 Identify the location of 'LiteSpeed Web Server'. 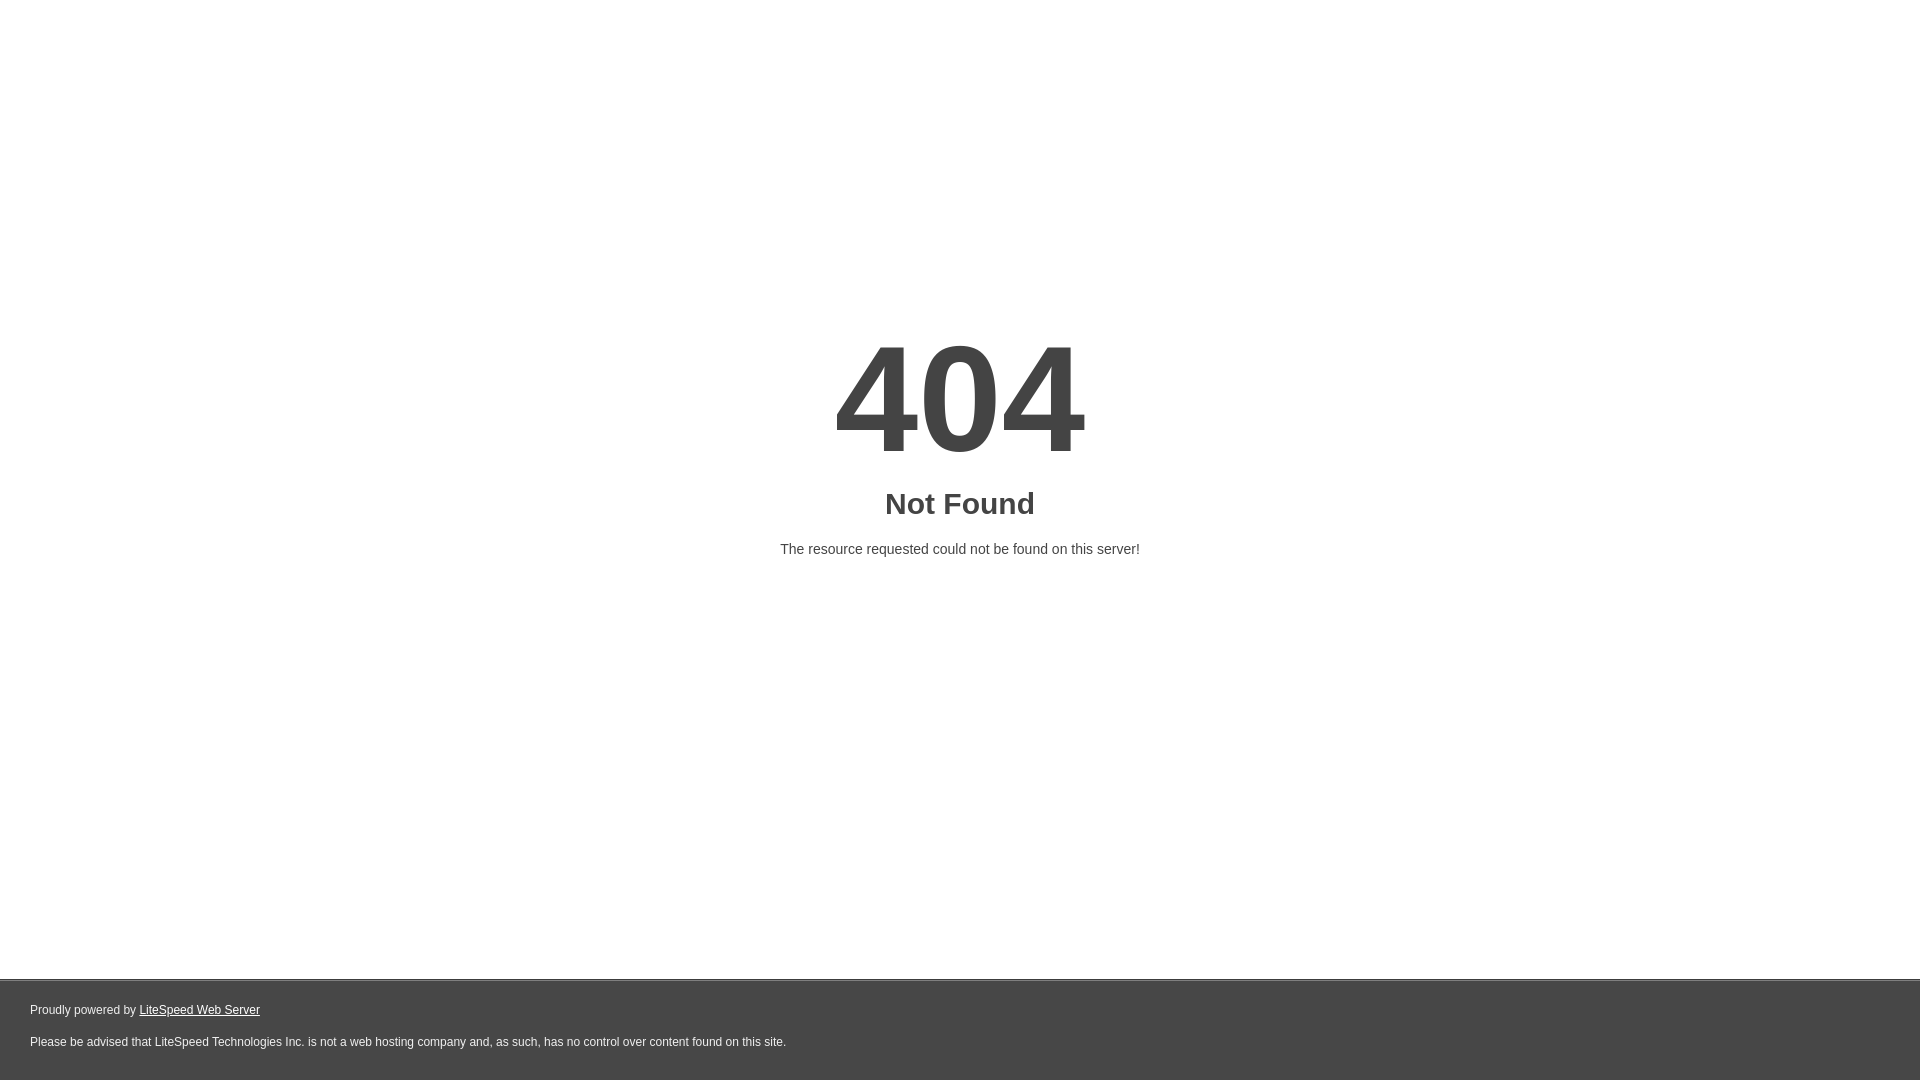
(199, 1010).